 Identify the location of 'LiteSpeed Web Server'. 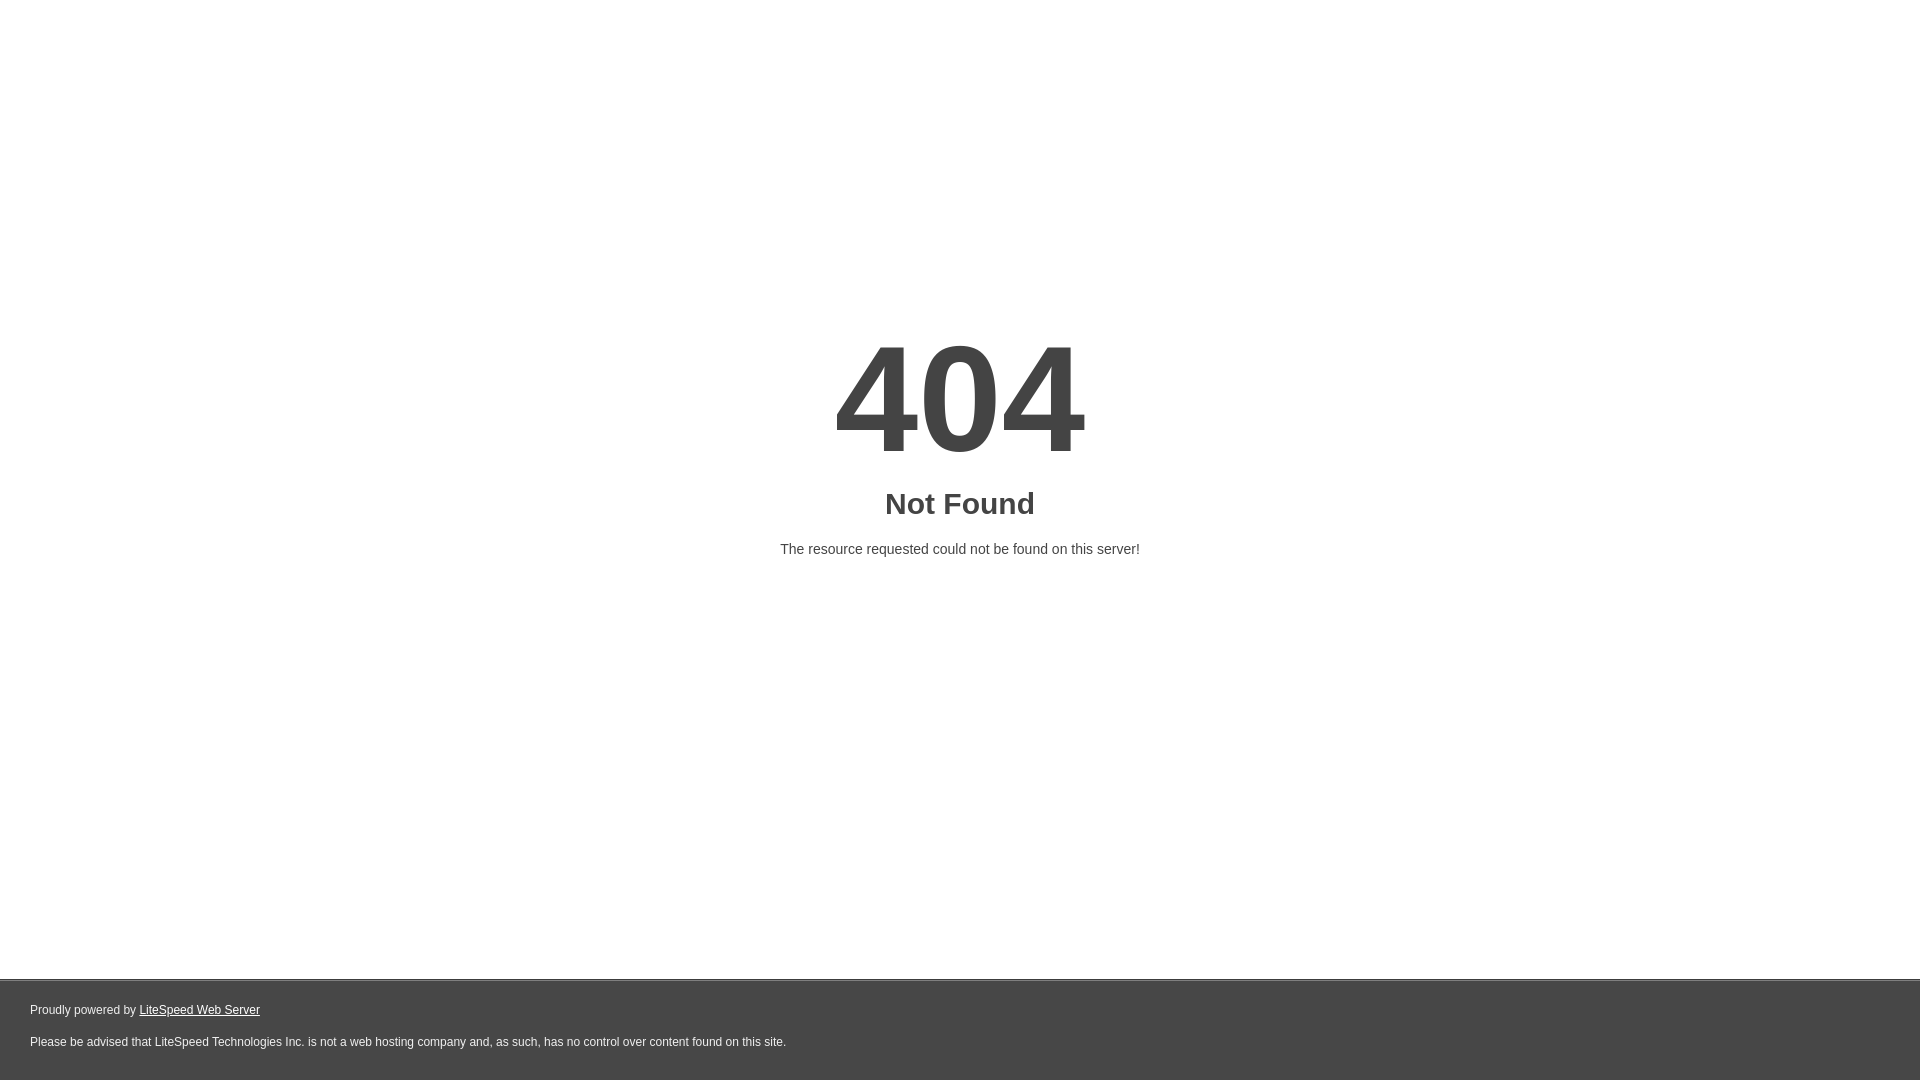
(199, 1010).